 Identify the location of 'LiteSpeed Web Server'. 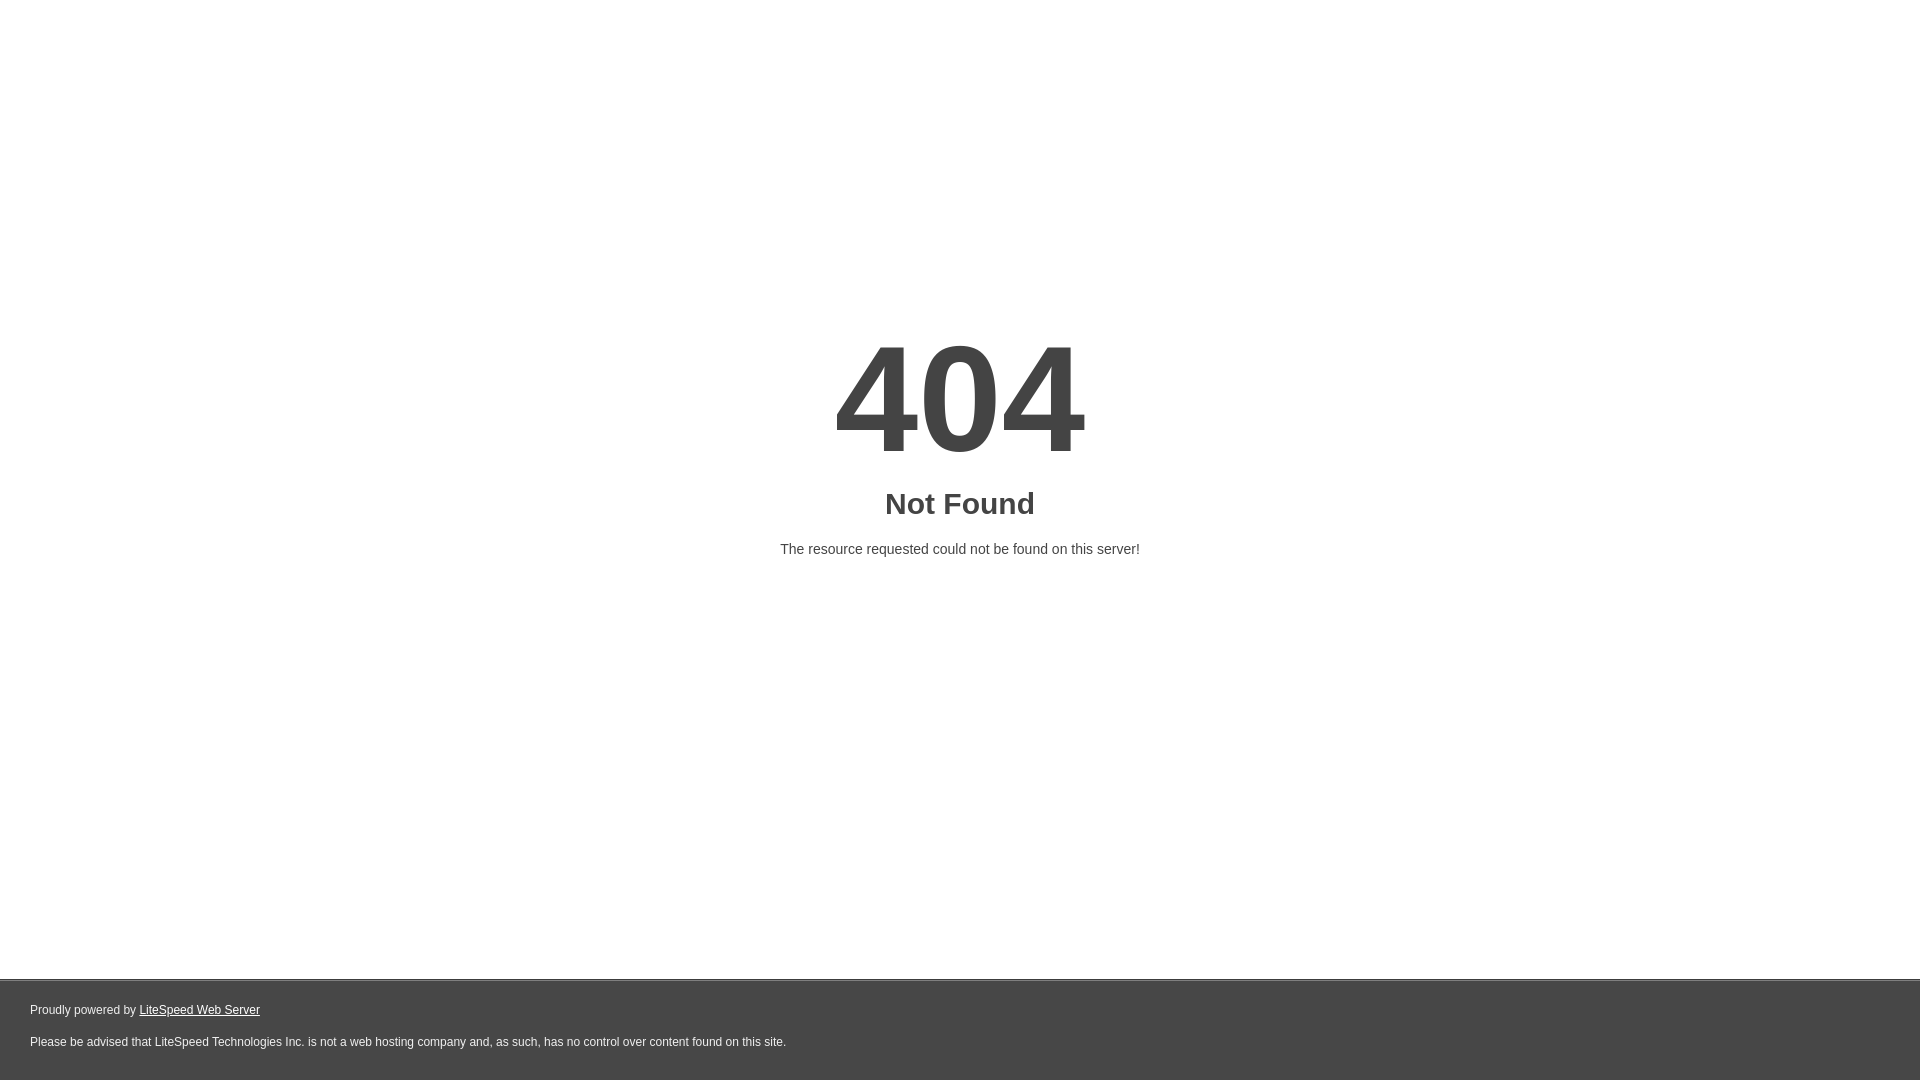
(199, 1010).